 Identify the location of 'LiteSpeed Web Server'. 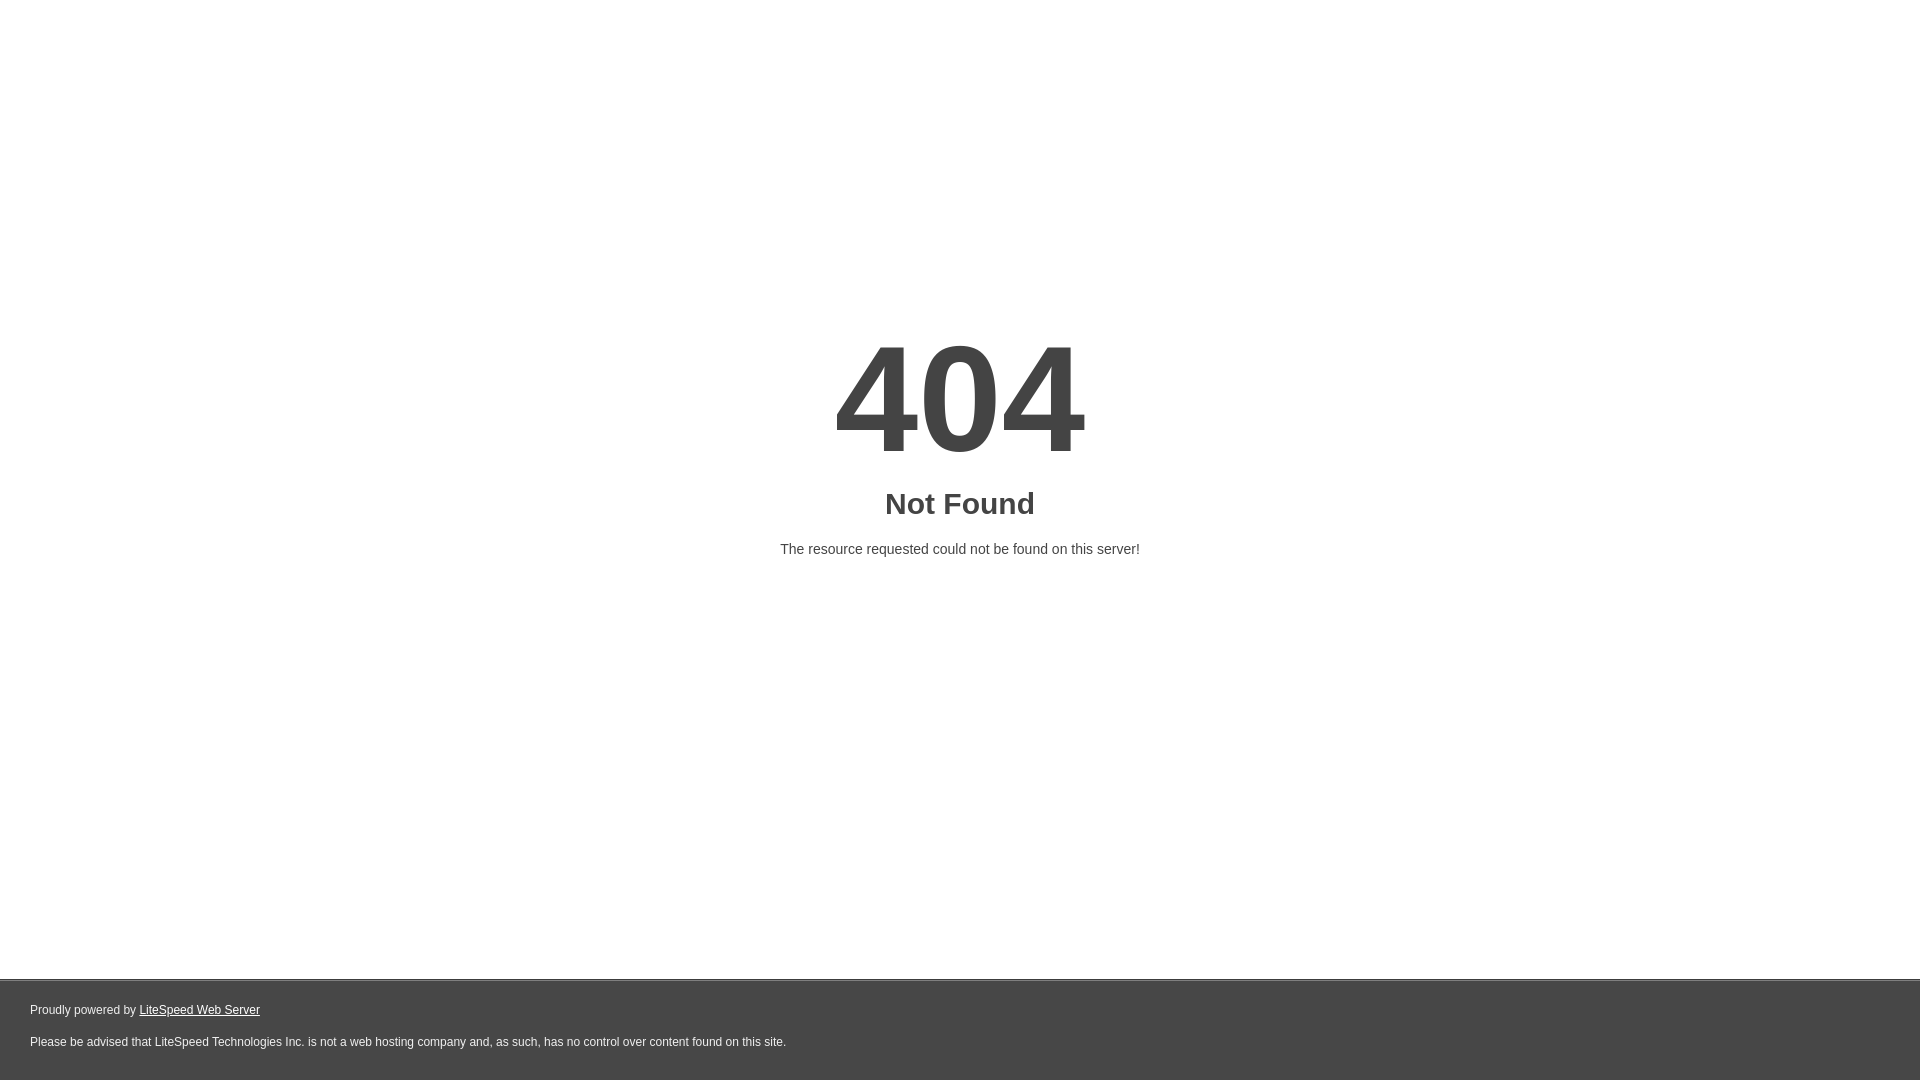
(199, 1010).